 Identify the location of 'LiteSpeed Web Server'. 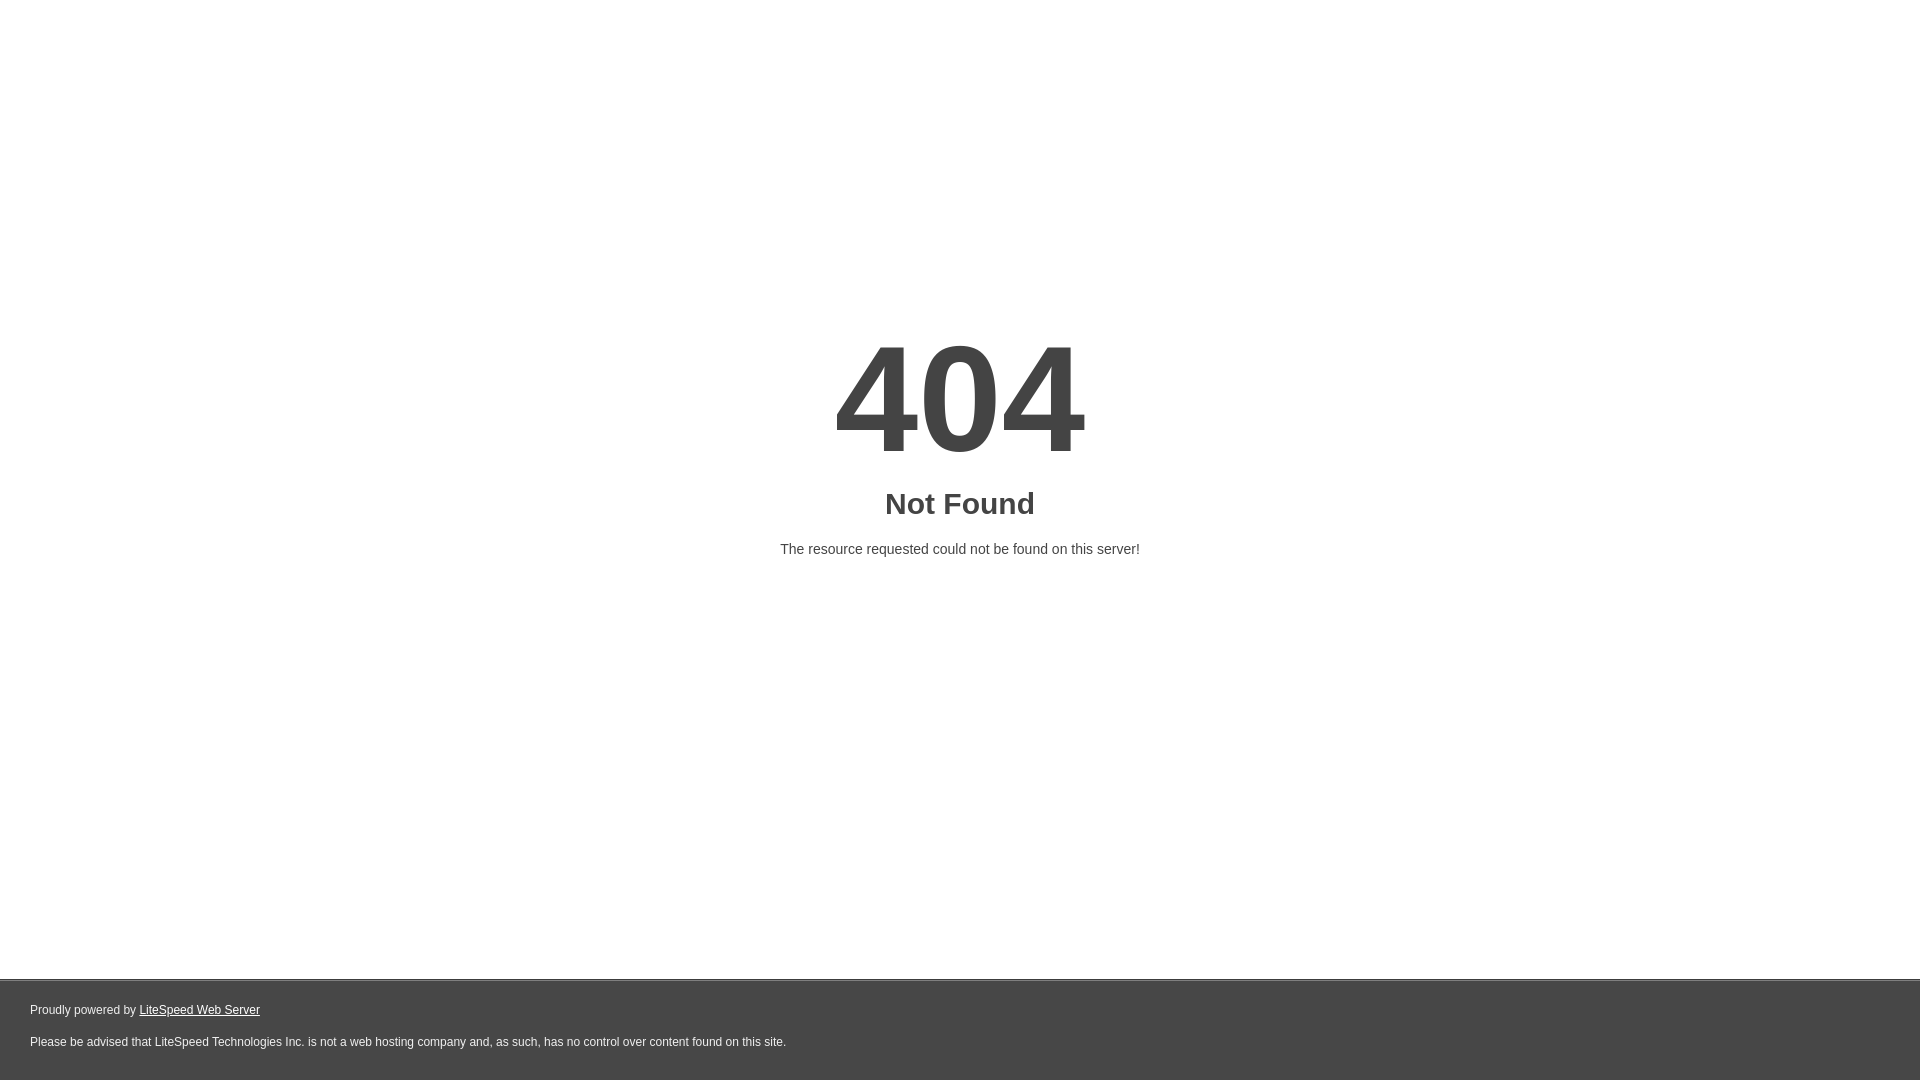
(199, 1010).